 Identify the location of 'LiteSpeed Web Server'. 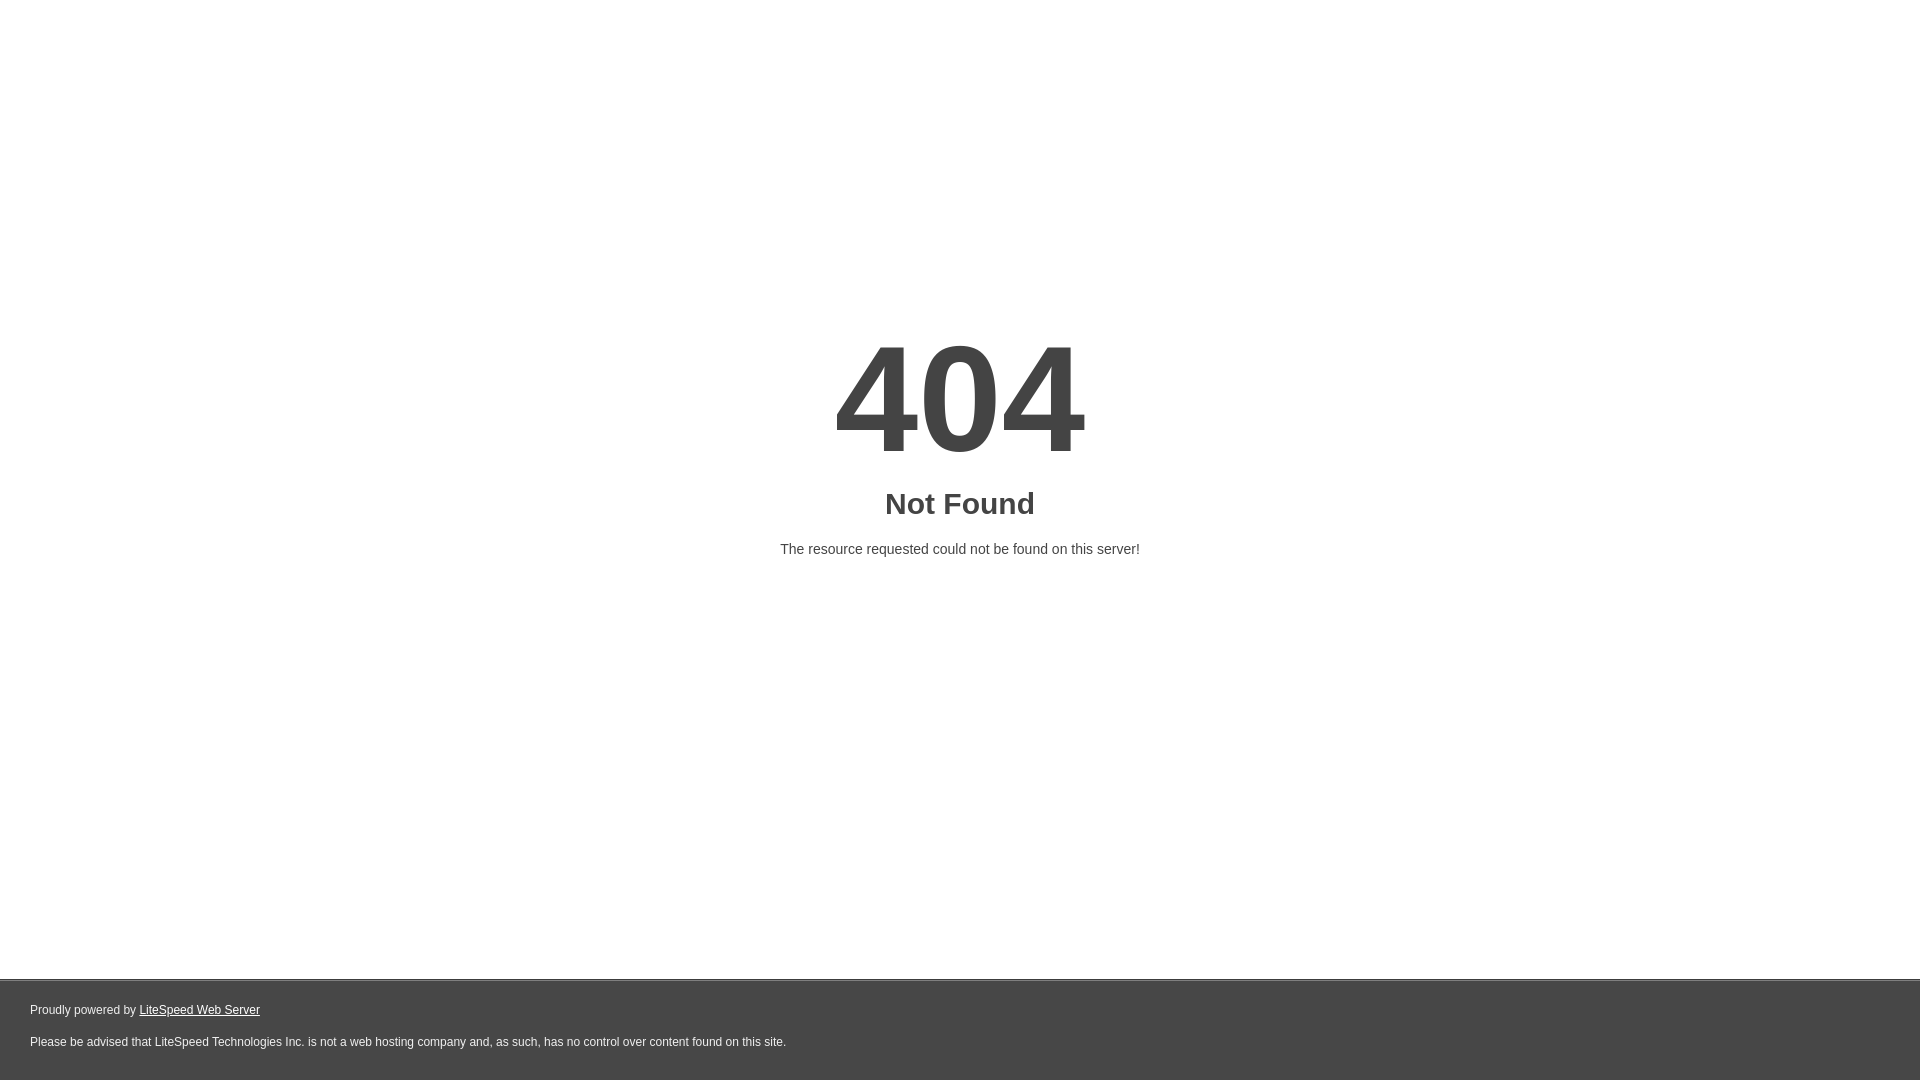
(199, 1010).